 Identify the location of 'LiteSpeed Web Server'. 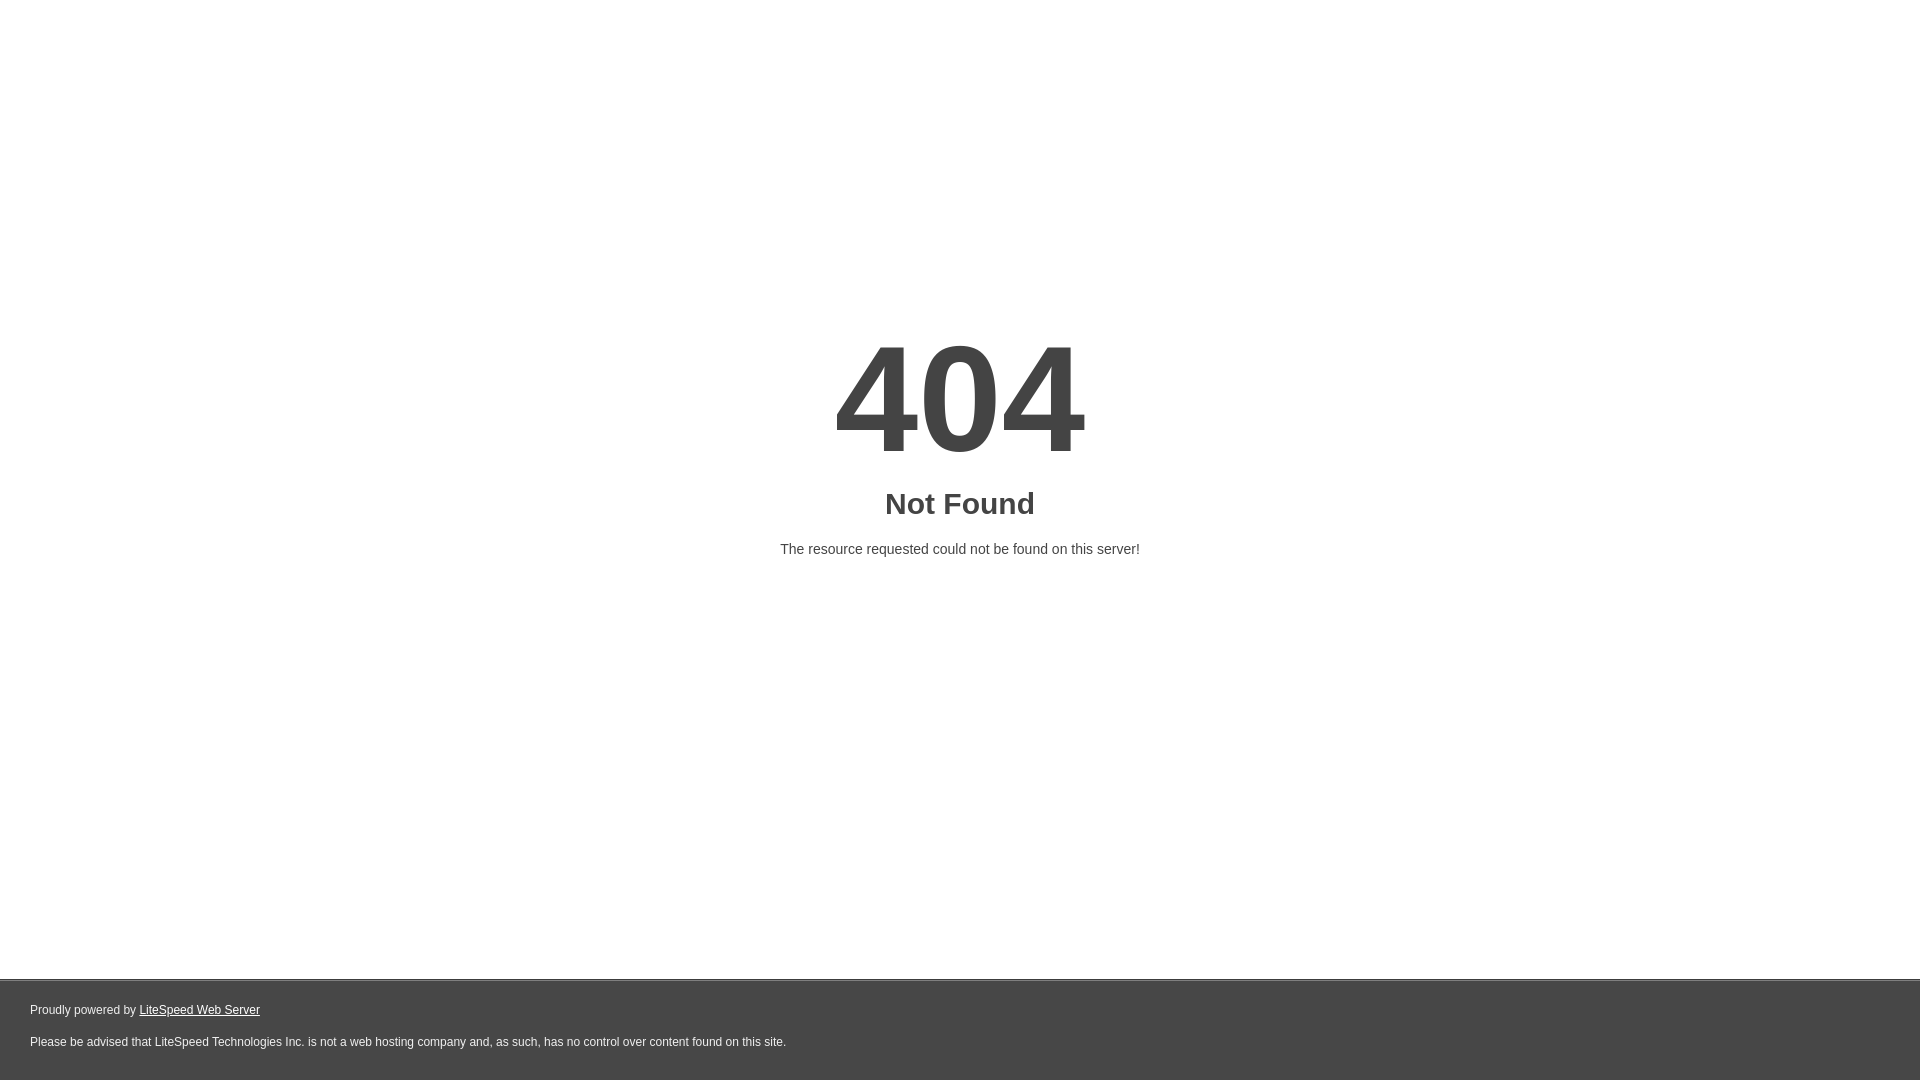
(199, 1010).